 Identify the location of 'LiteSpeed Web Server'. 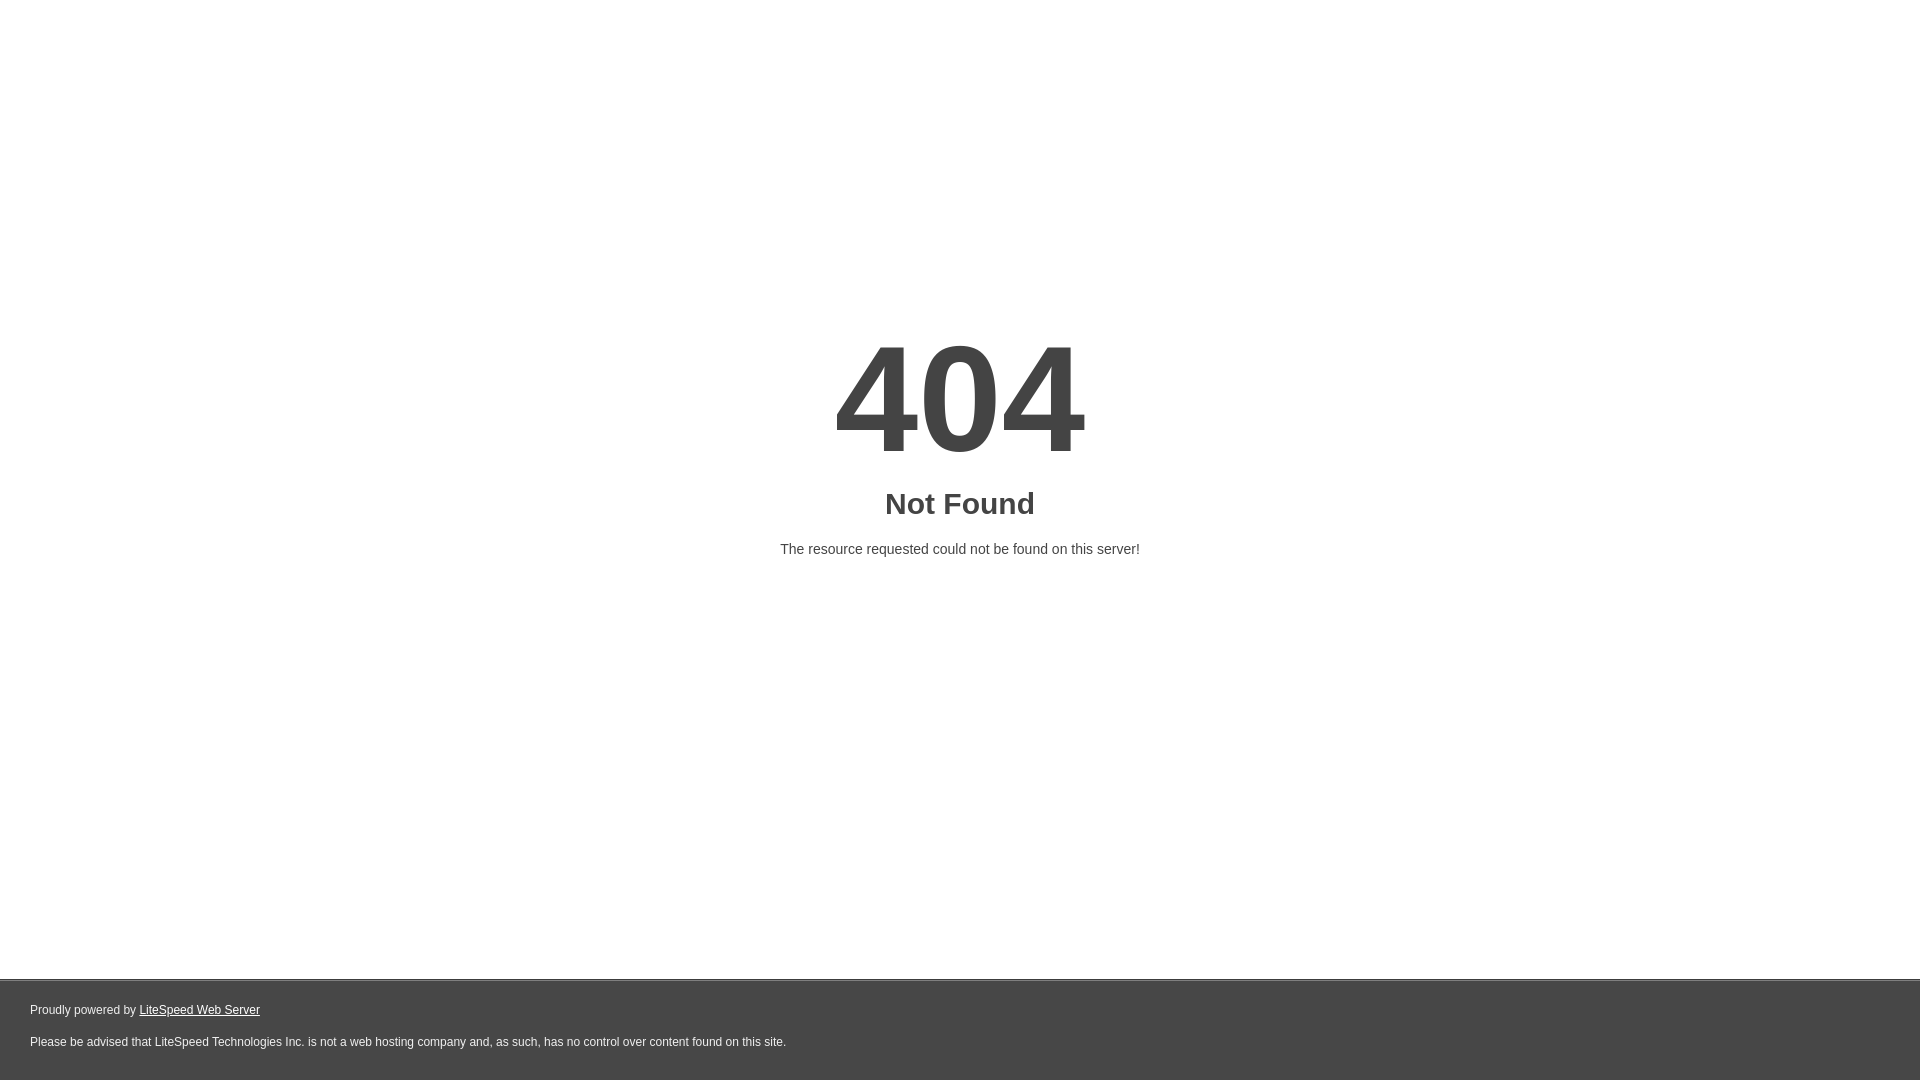
(199, 1010).